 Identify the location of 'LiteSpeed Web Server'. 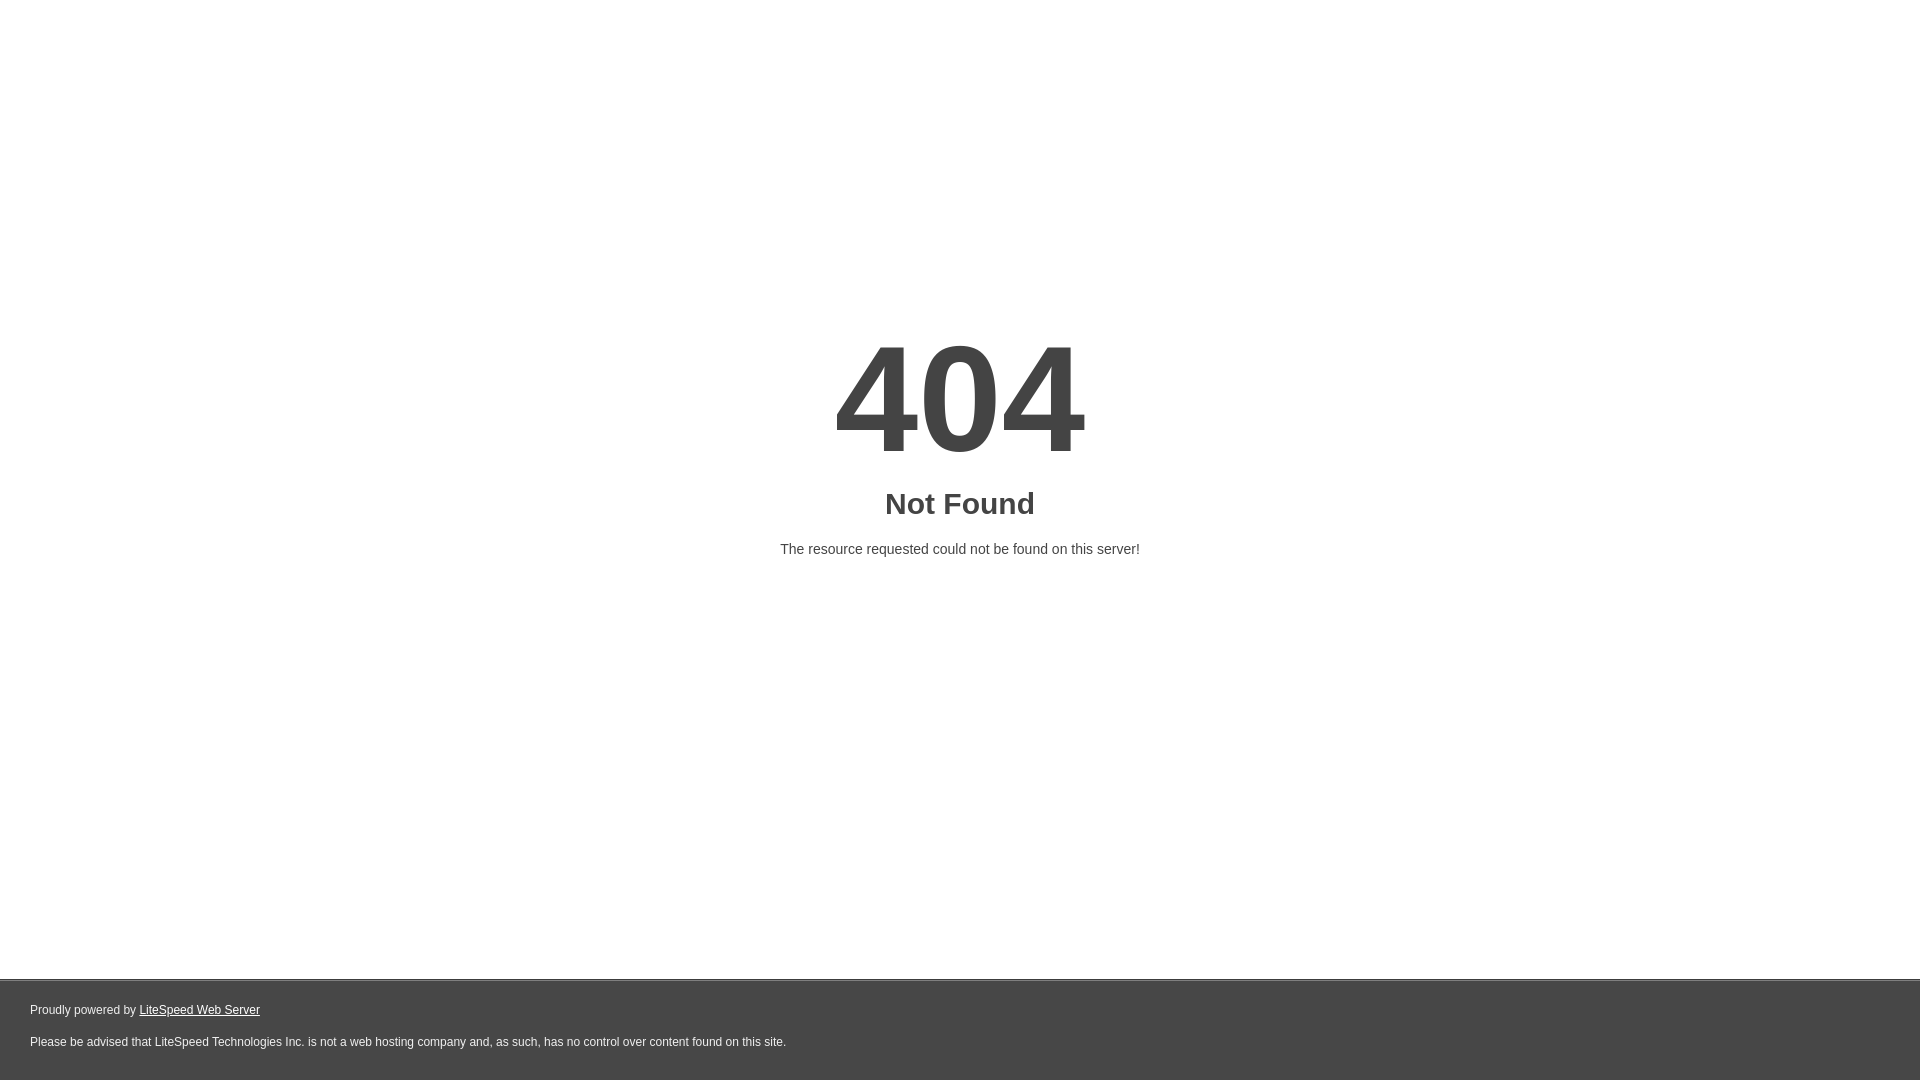
(199, 1010).